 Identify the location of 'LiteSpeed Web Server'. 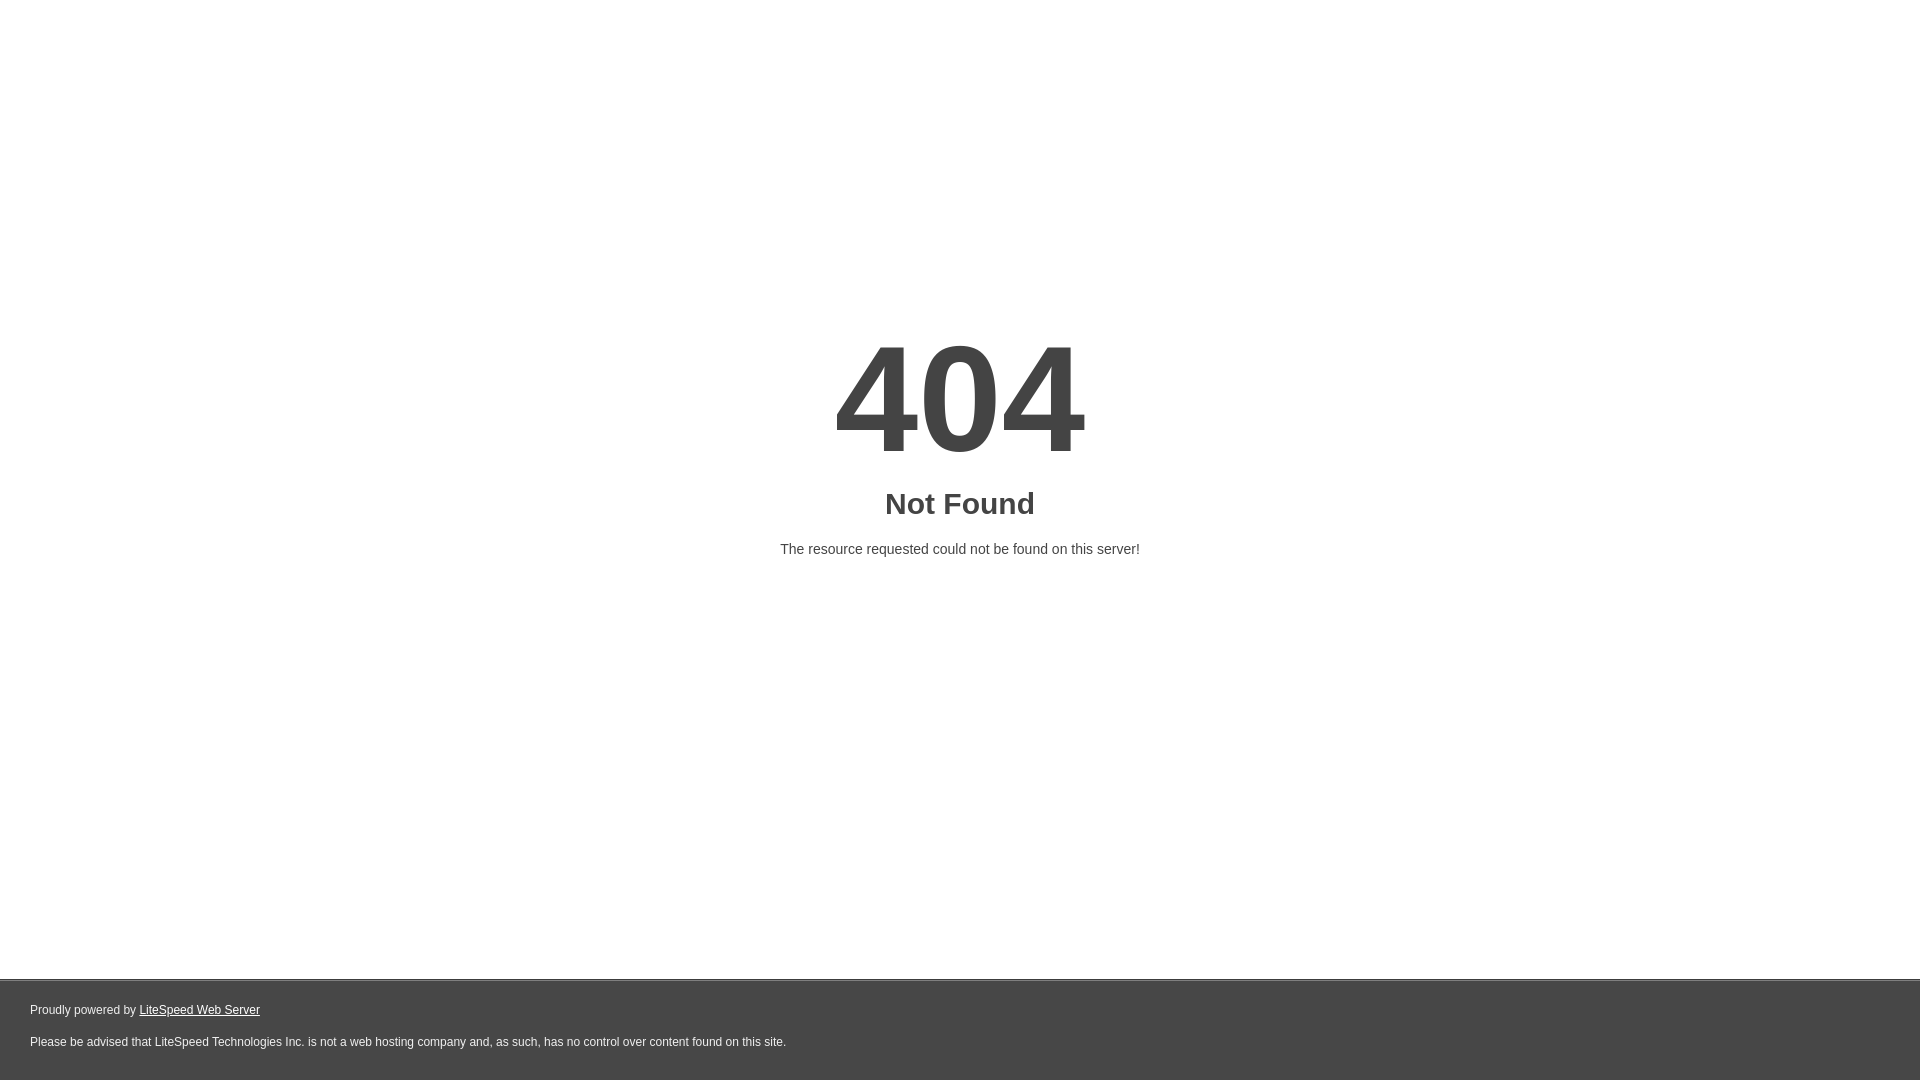
(199, 1010).